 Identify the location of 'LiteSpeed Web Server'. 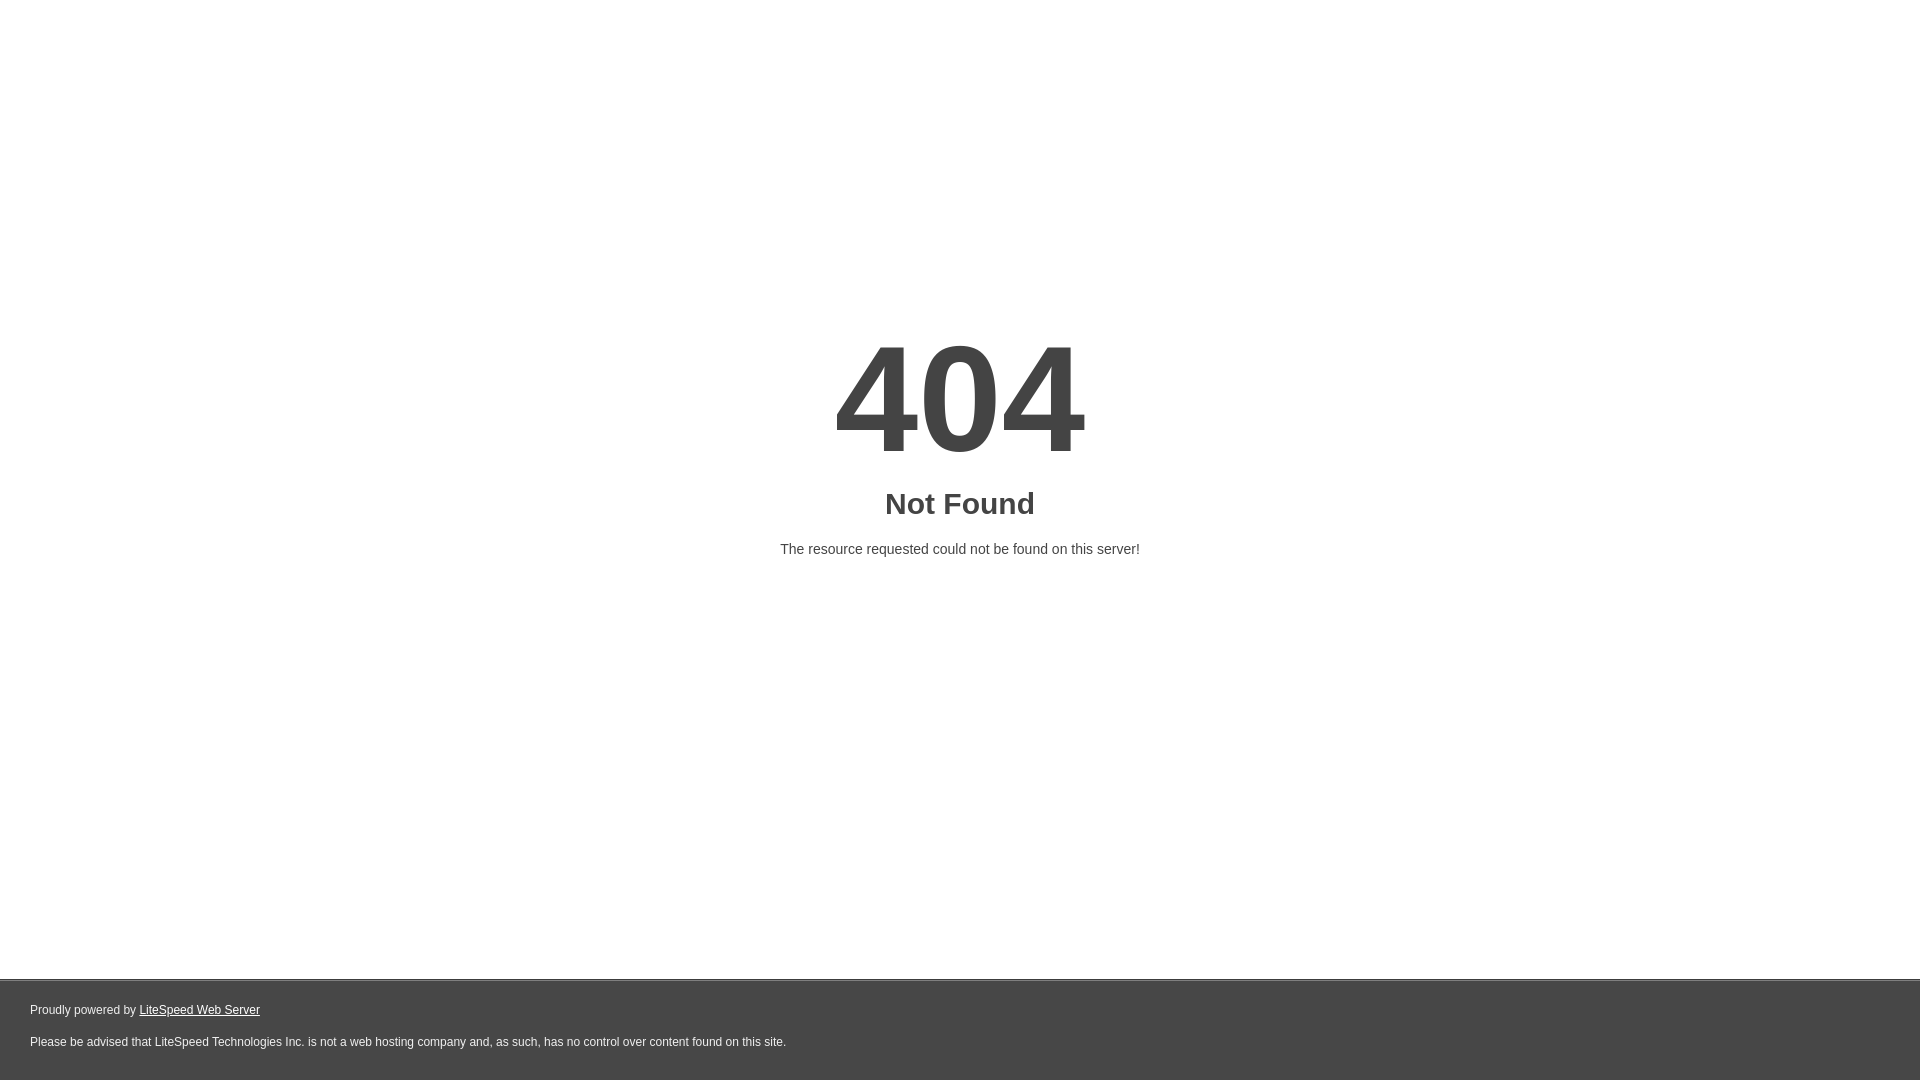
(199, 1010).